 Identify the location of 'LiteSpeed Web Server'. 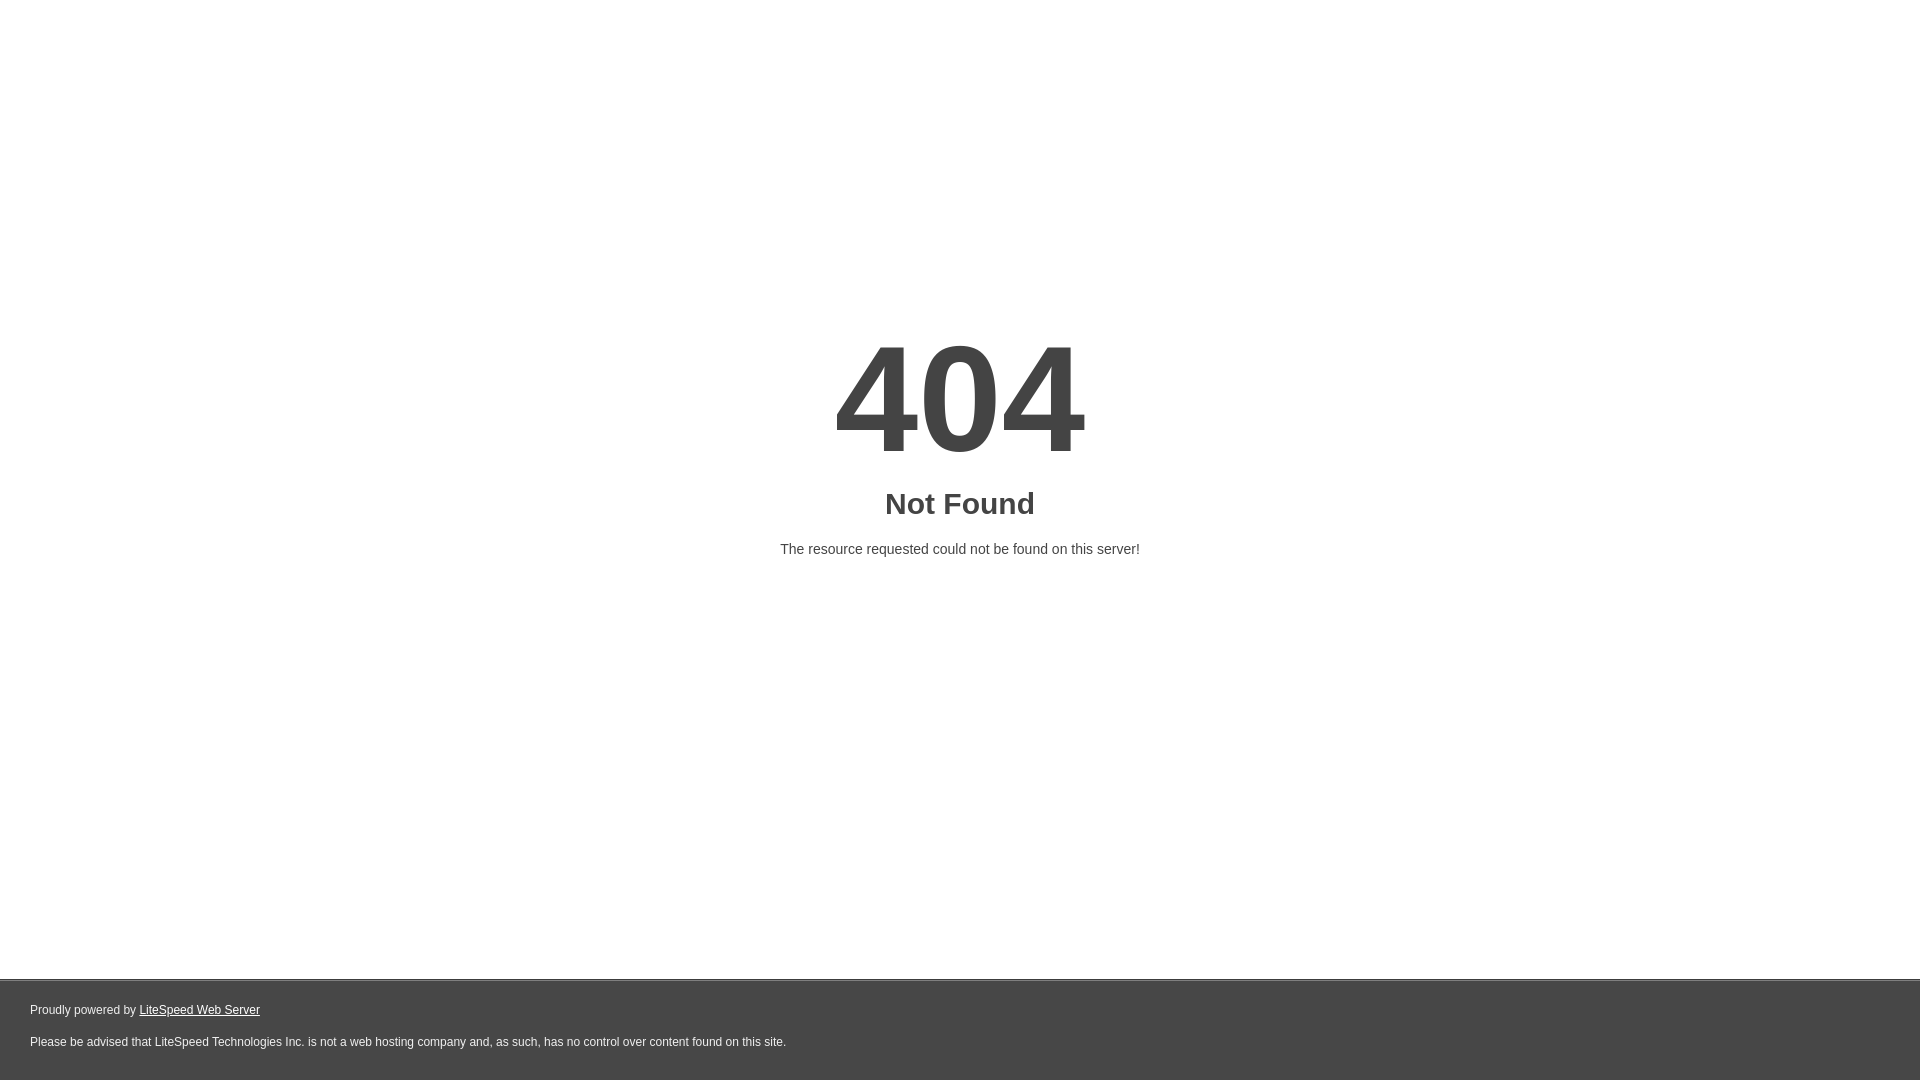
(199, 1010).